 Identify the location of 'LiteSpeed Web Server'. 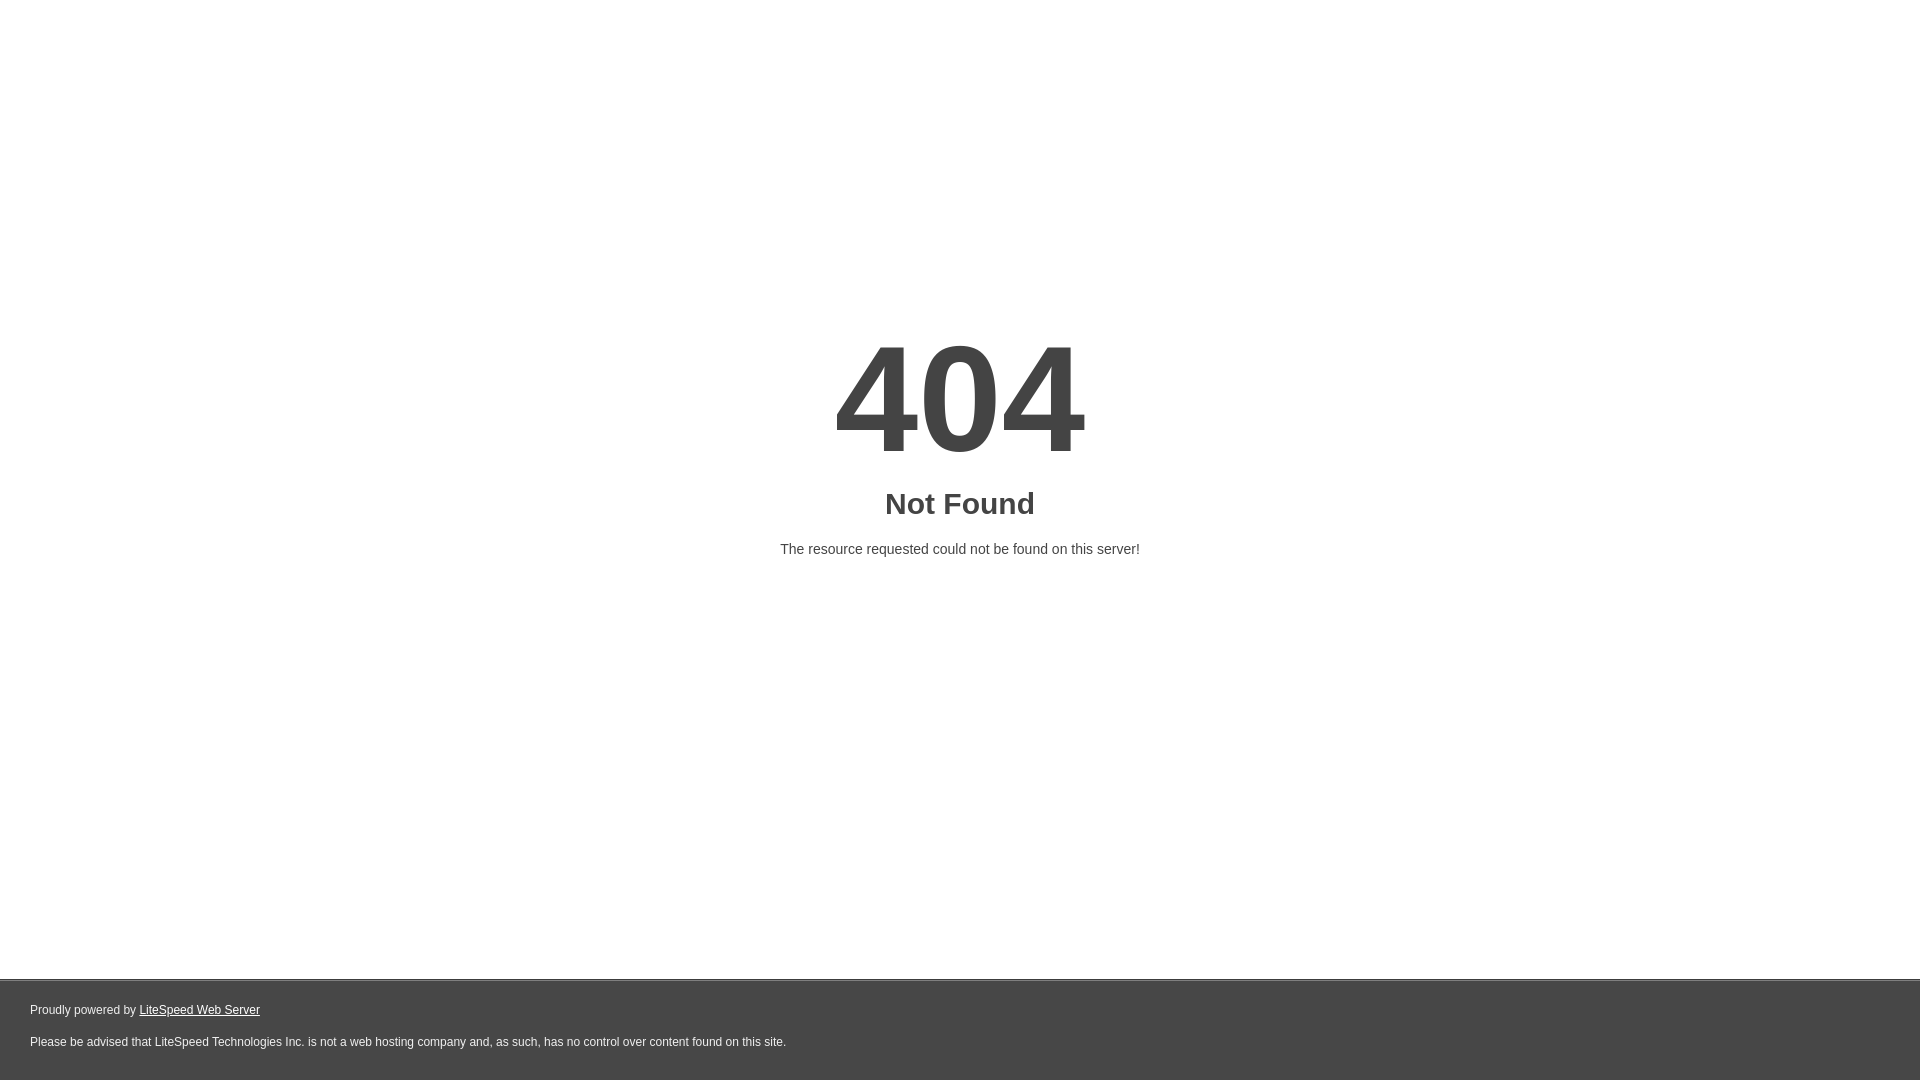
(199, 1010).